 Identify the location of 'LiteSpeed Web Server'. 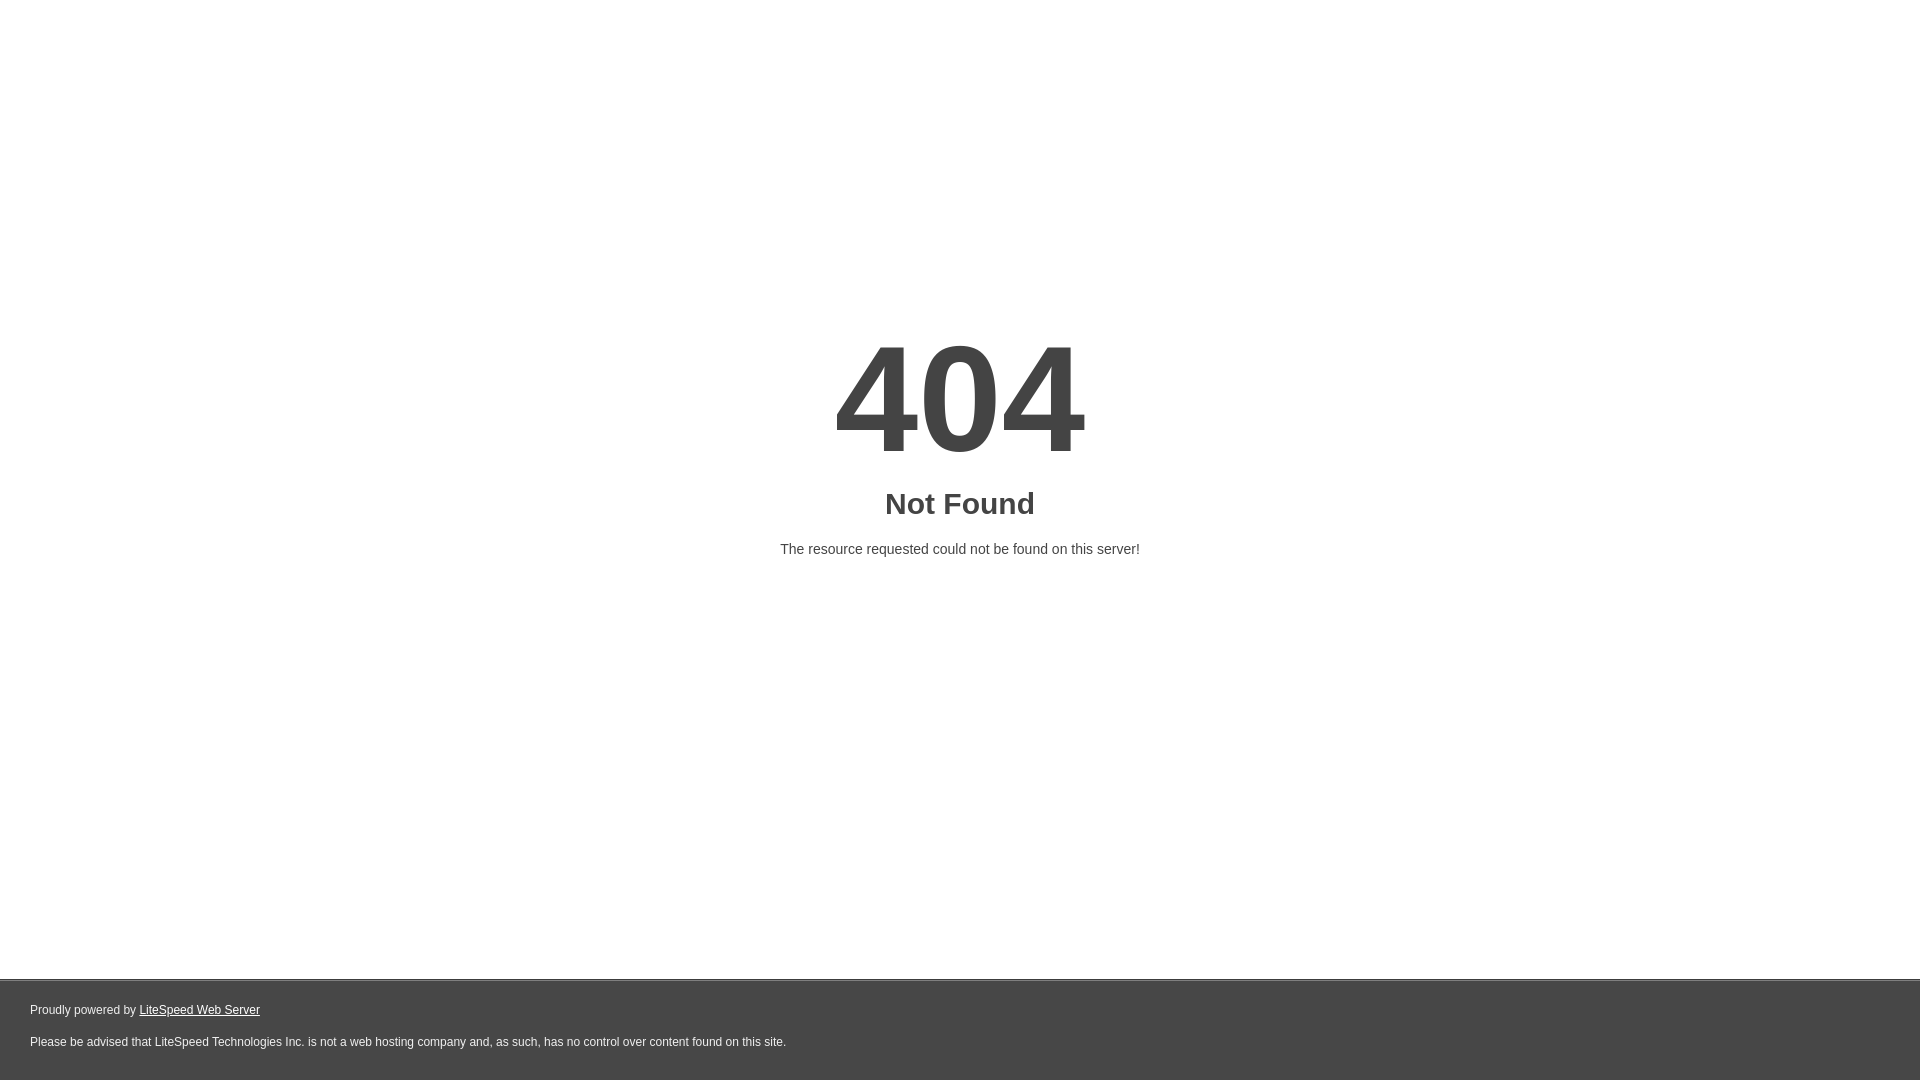
(199, 1010).